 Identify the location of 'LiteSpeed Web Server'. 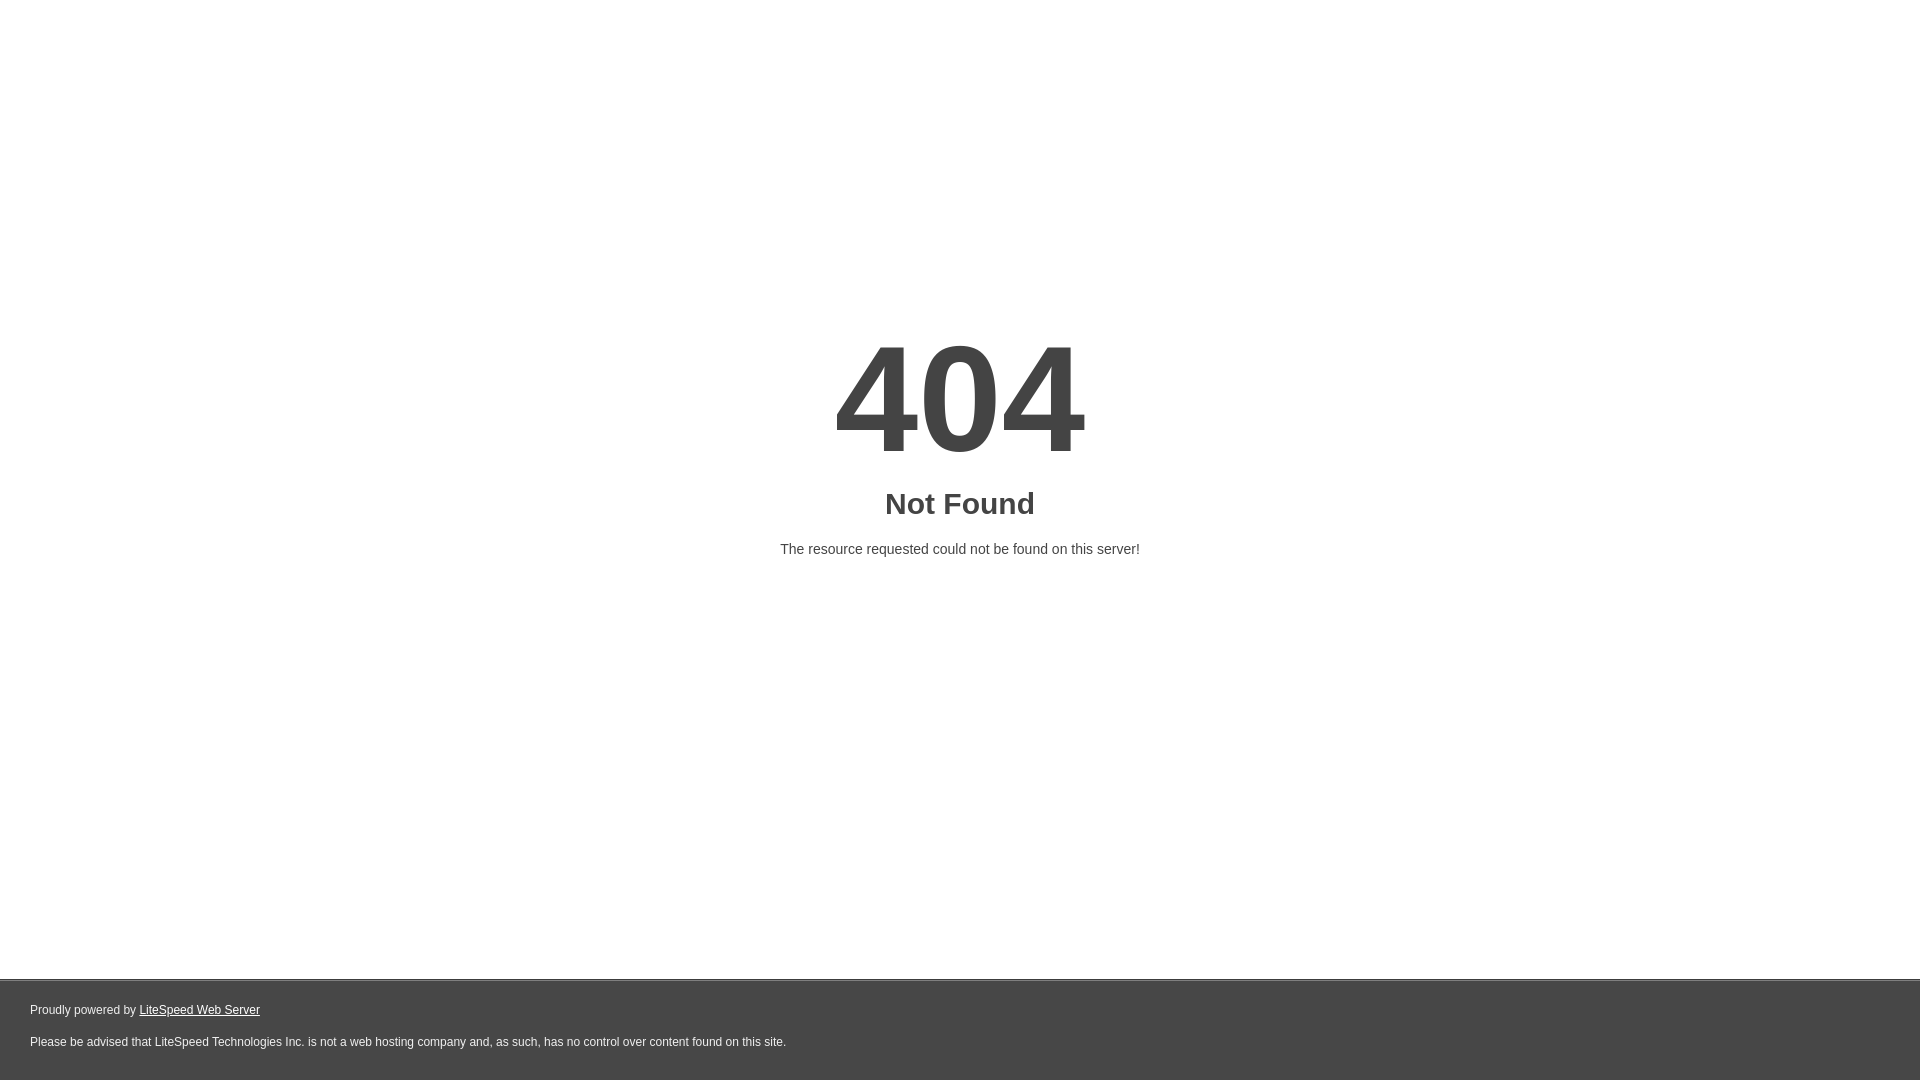
(199, 1010).